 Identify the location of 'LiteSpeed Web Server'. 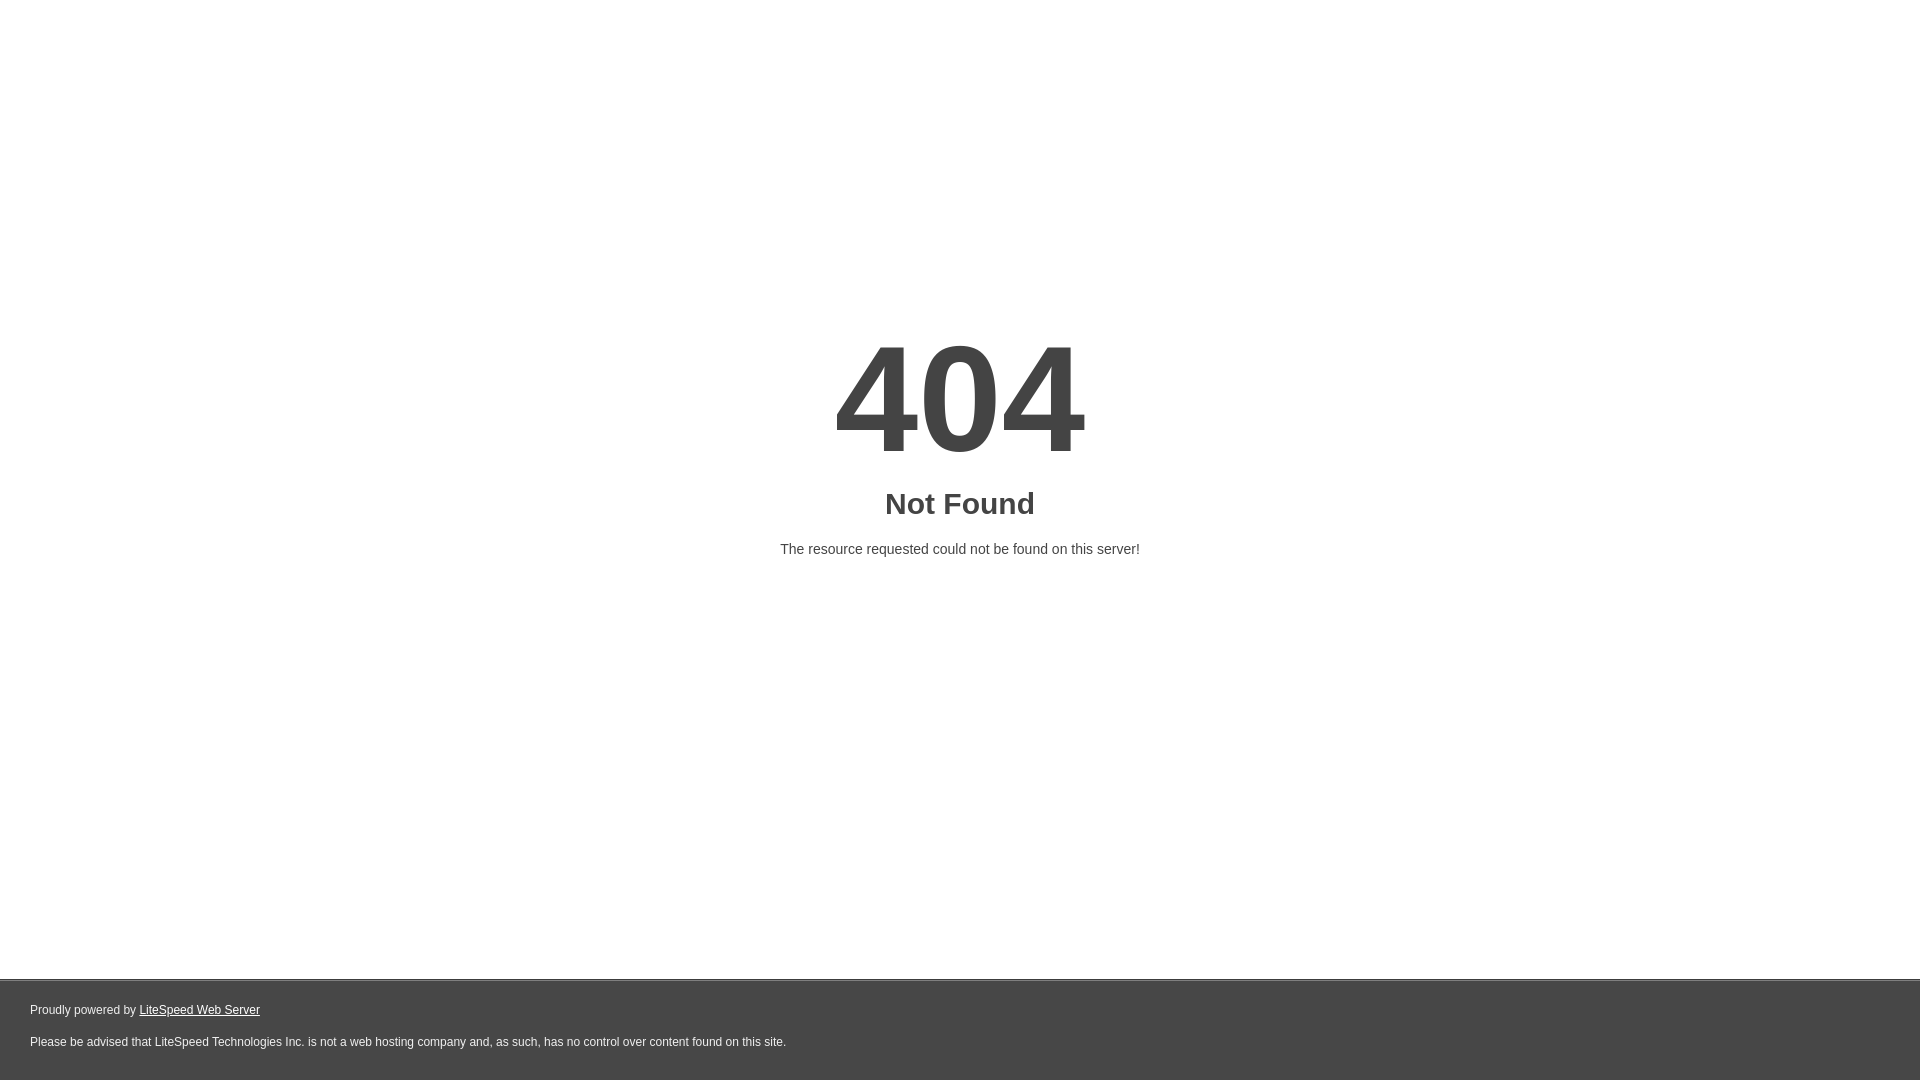
(199, 1010).